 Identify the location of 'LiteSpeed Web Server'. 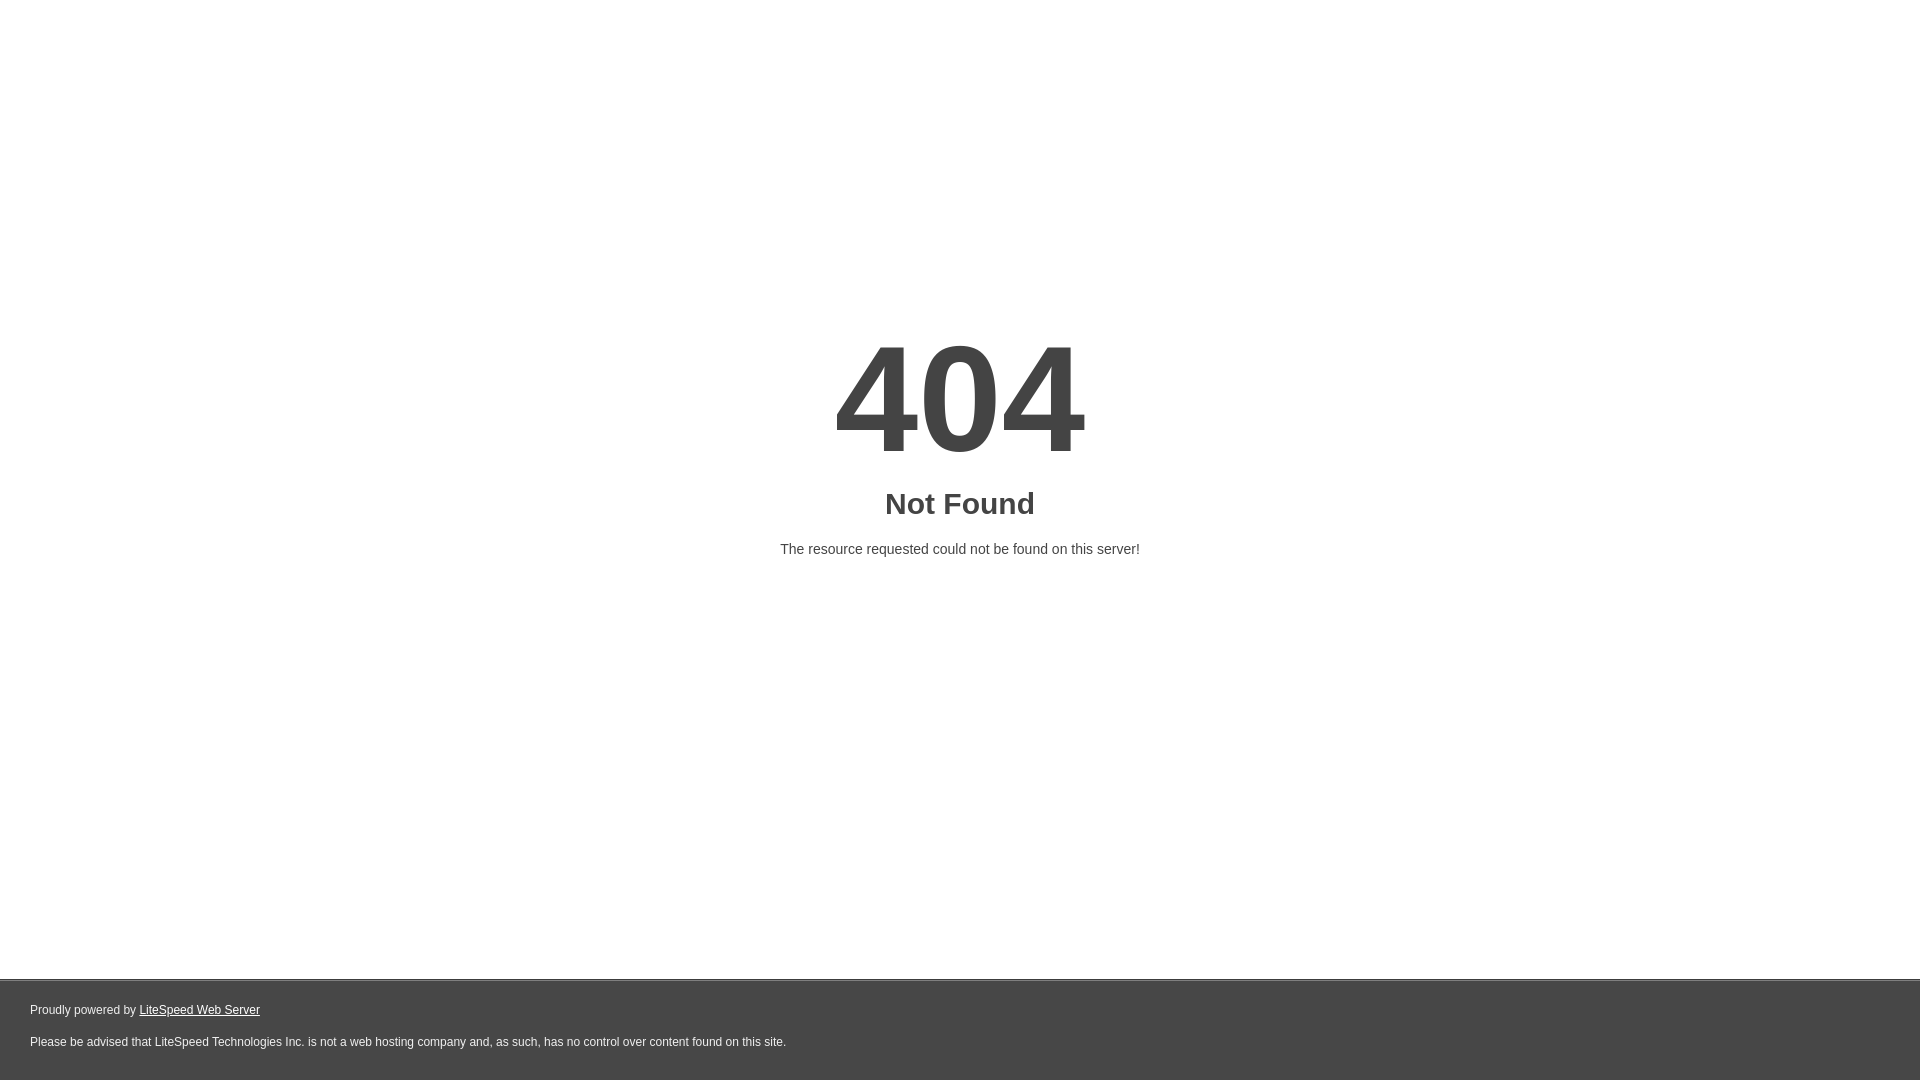
(199, 1010).